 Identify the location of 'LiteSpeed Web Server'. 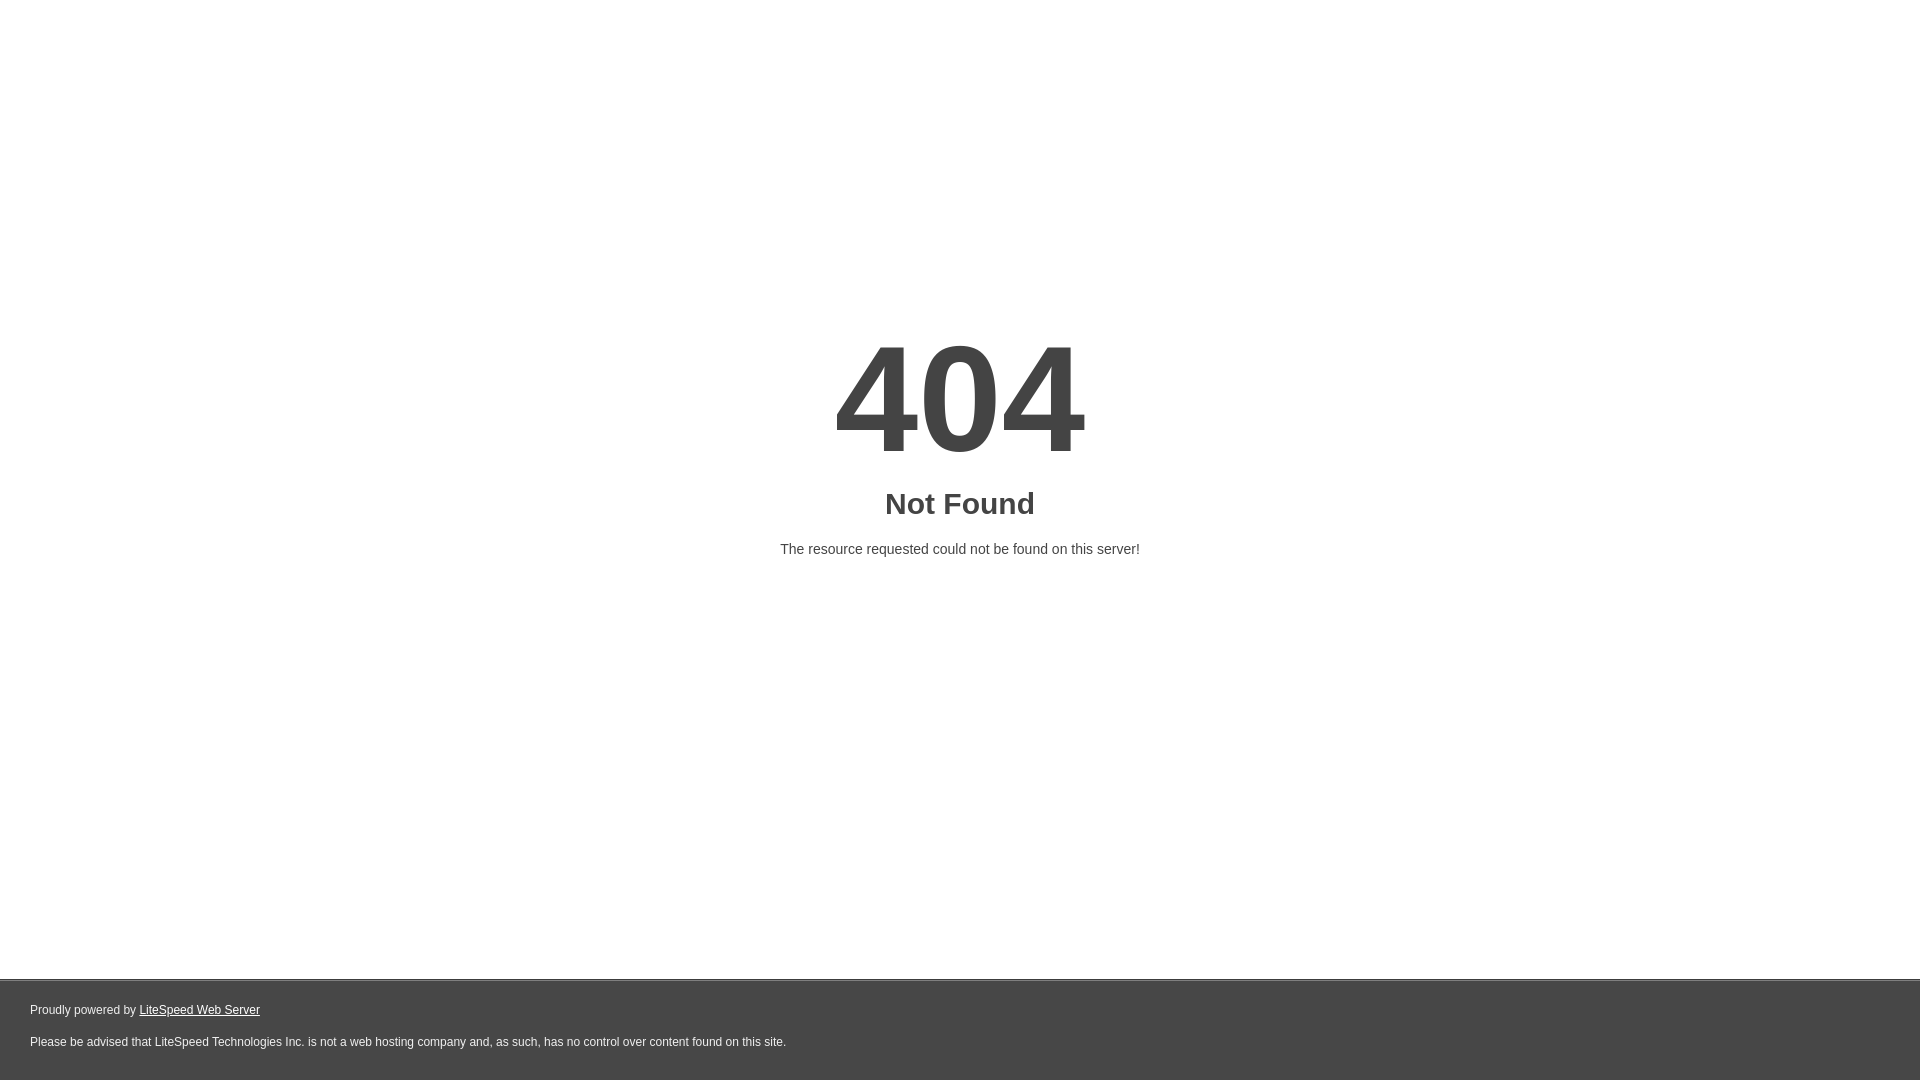
(199, 1010).